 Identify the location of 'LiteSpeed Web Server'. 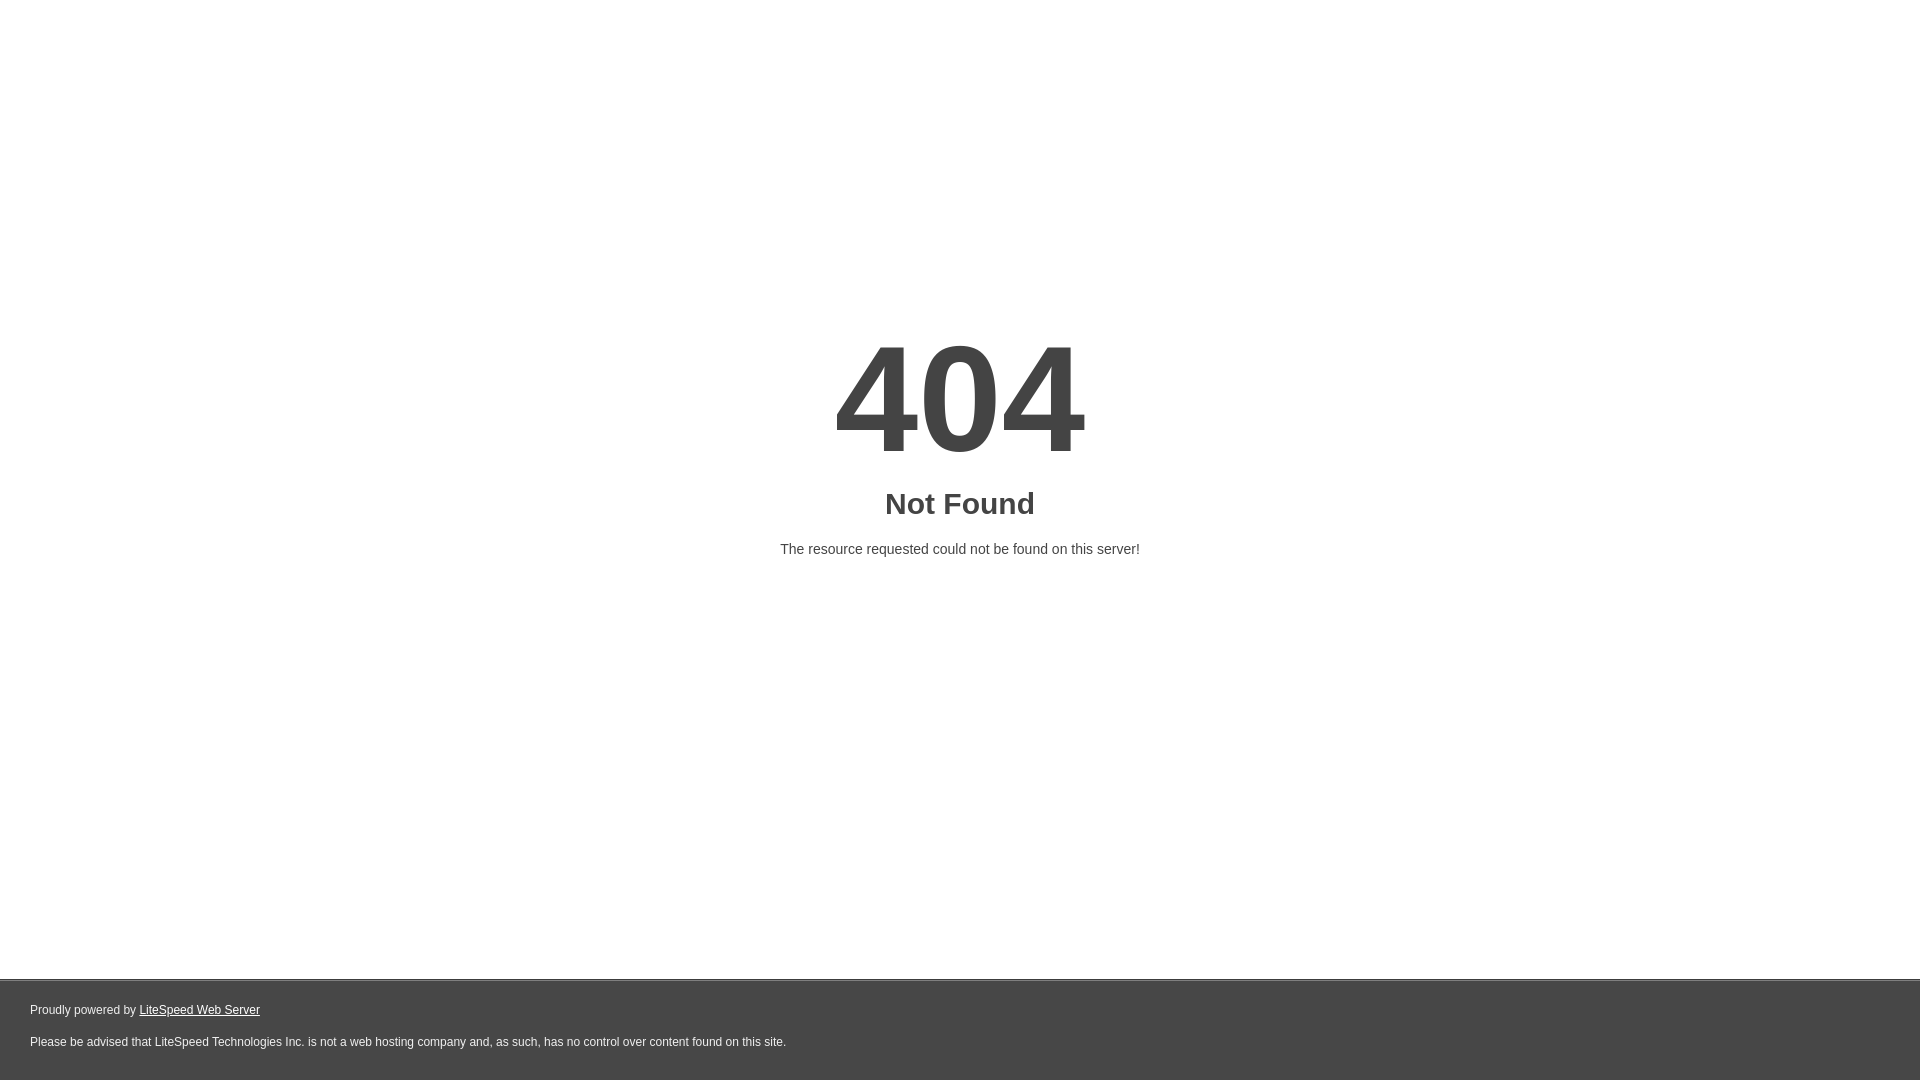
(199, 1010).